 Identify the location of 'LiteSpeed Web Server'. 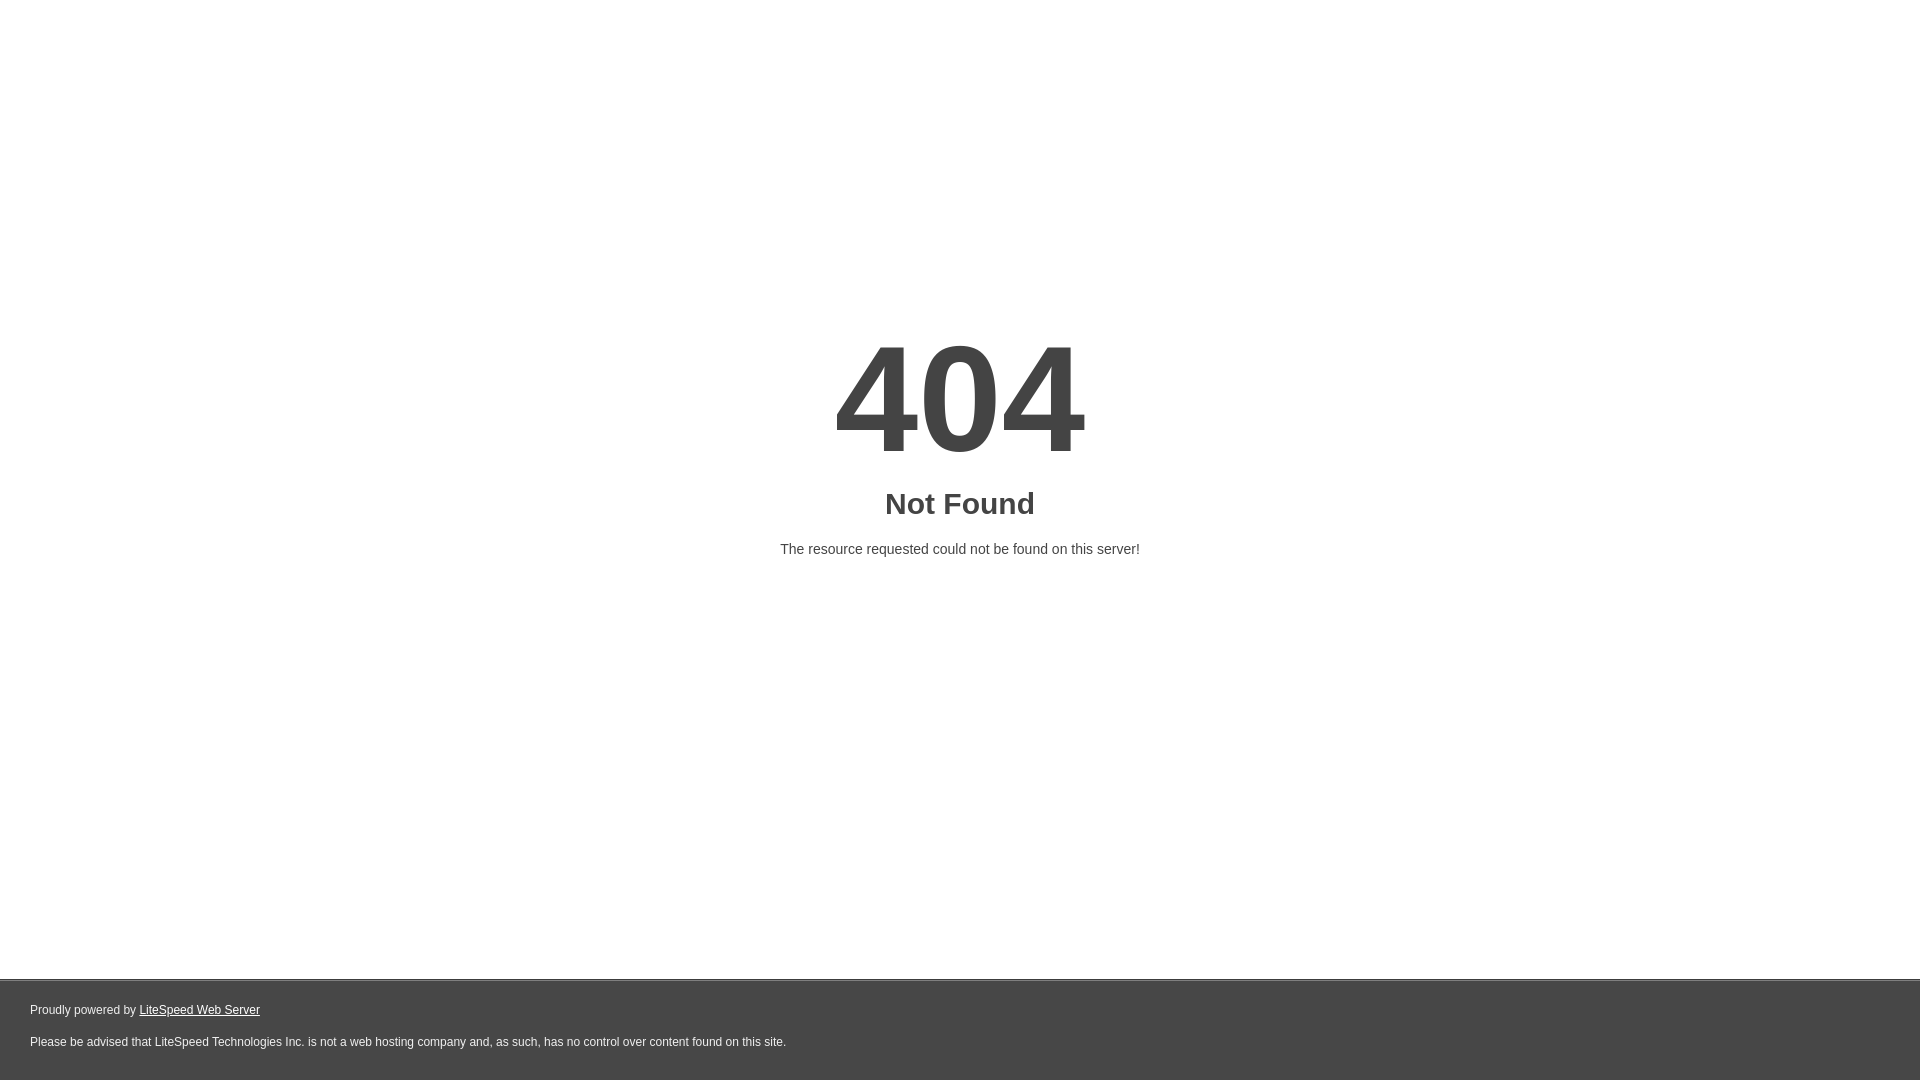
(199, 1010).